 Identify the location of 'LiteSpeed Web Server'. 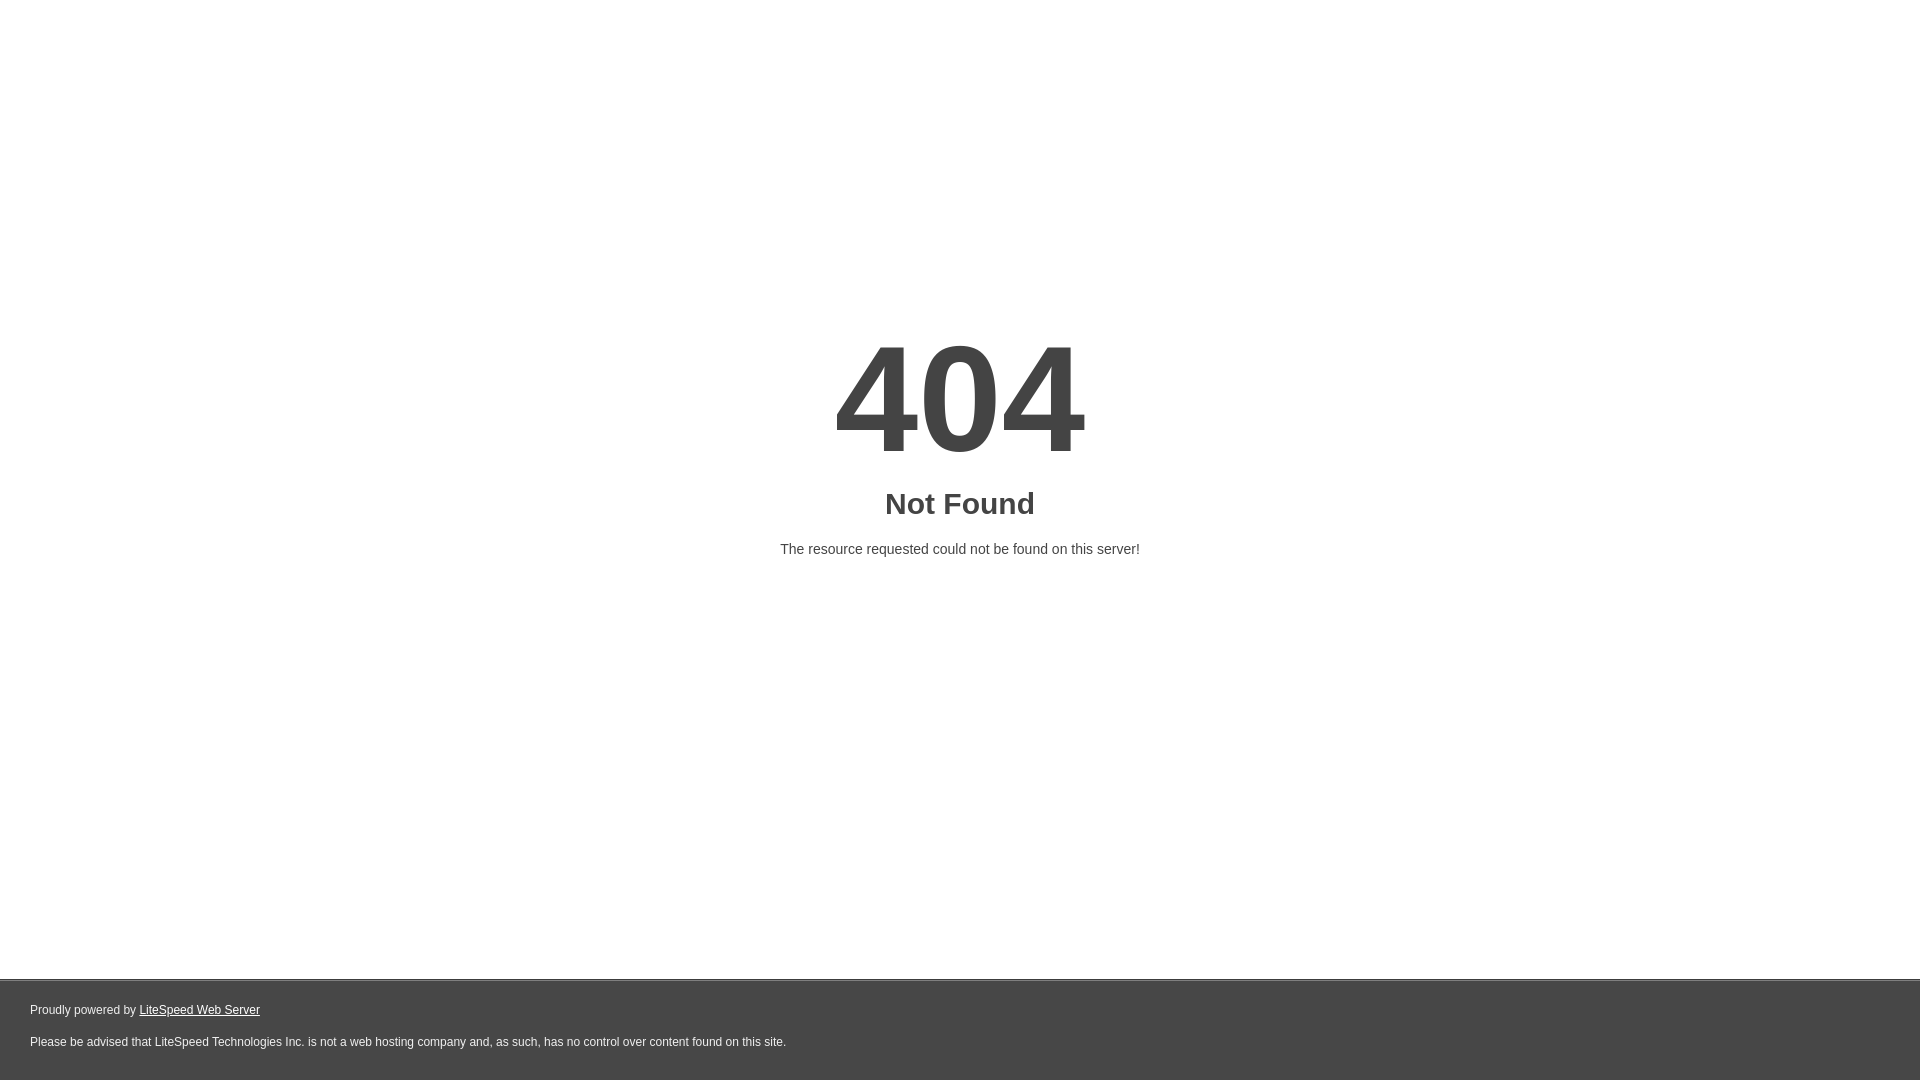
(199, 1010).